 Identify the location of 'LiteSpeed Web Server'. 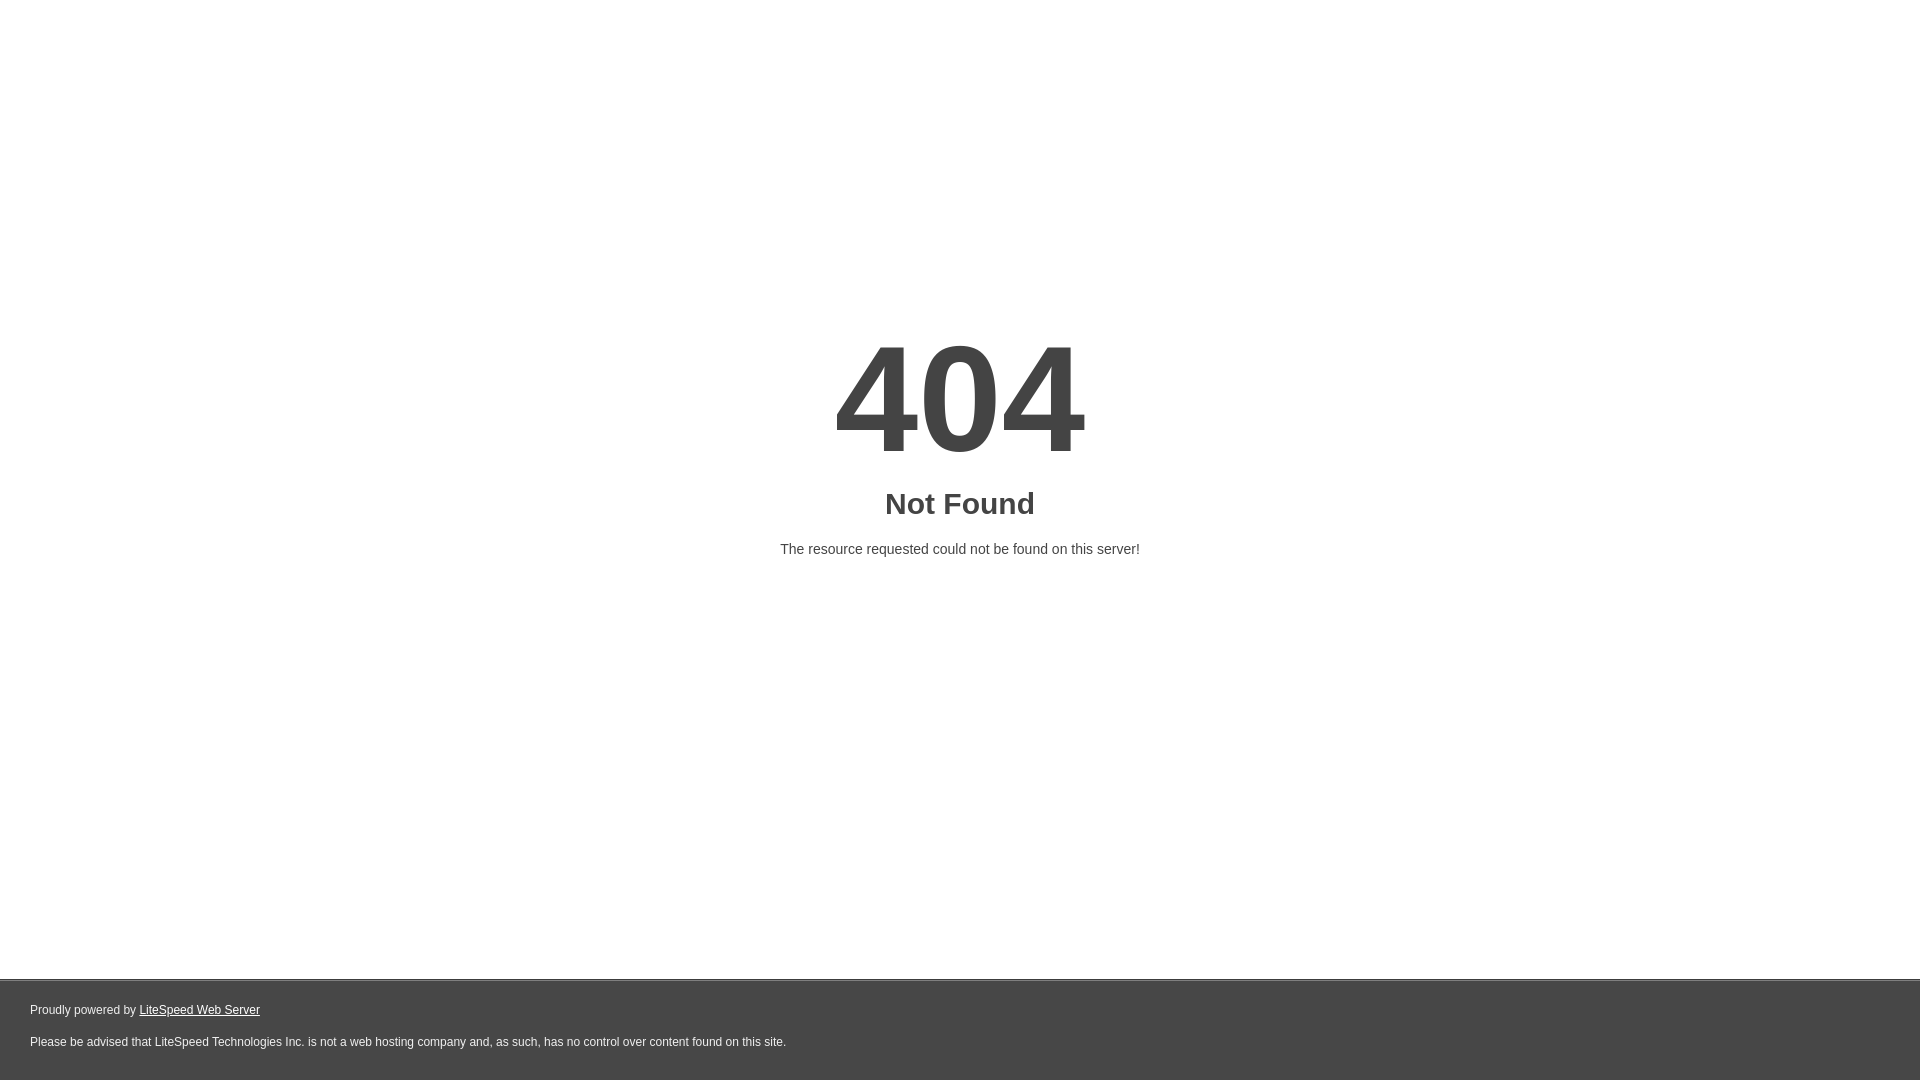
(199, 1010).